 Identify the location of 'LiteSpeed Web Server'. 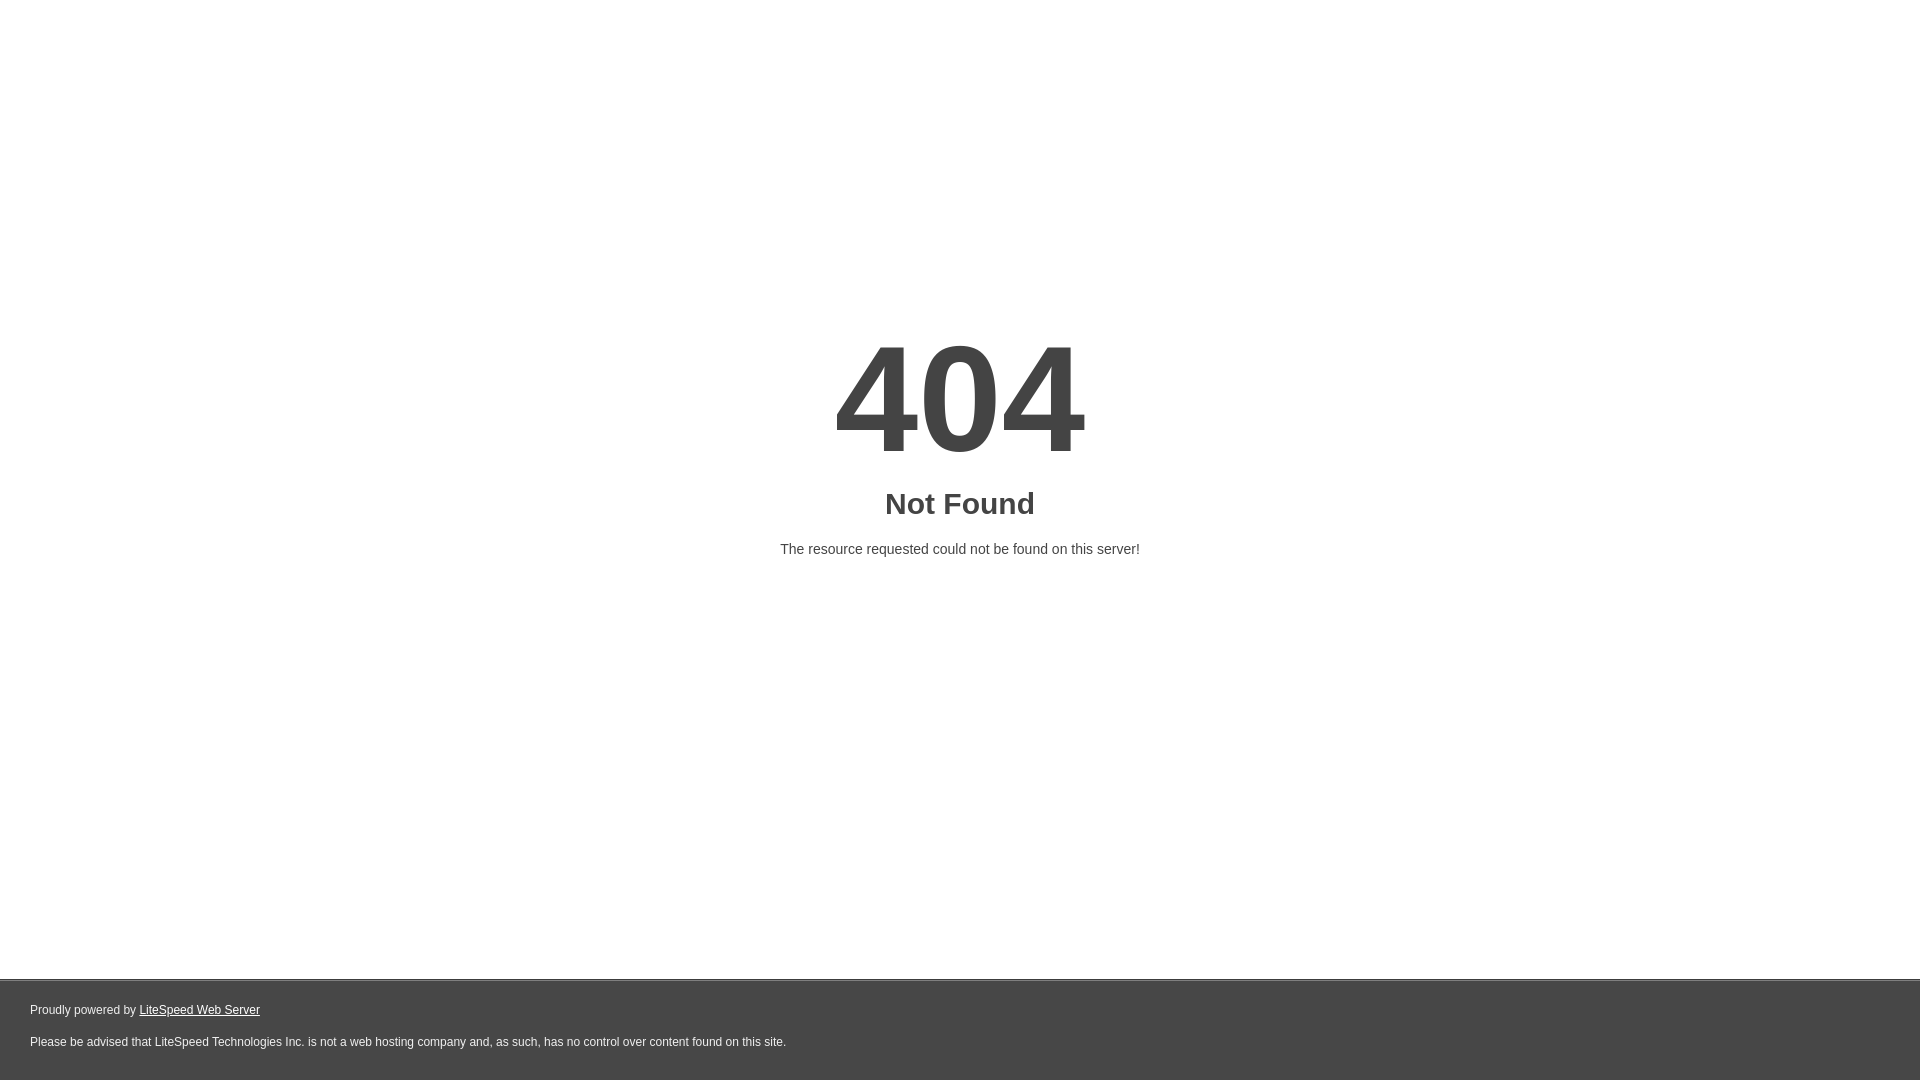
(199, 1010).